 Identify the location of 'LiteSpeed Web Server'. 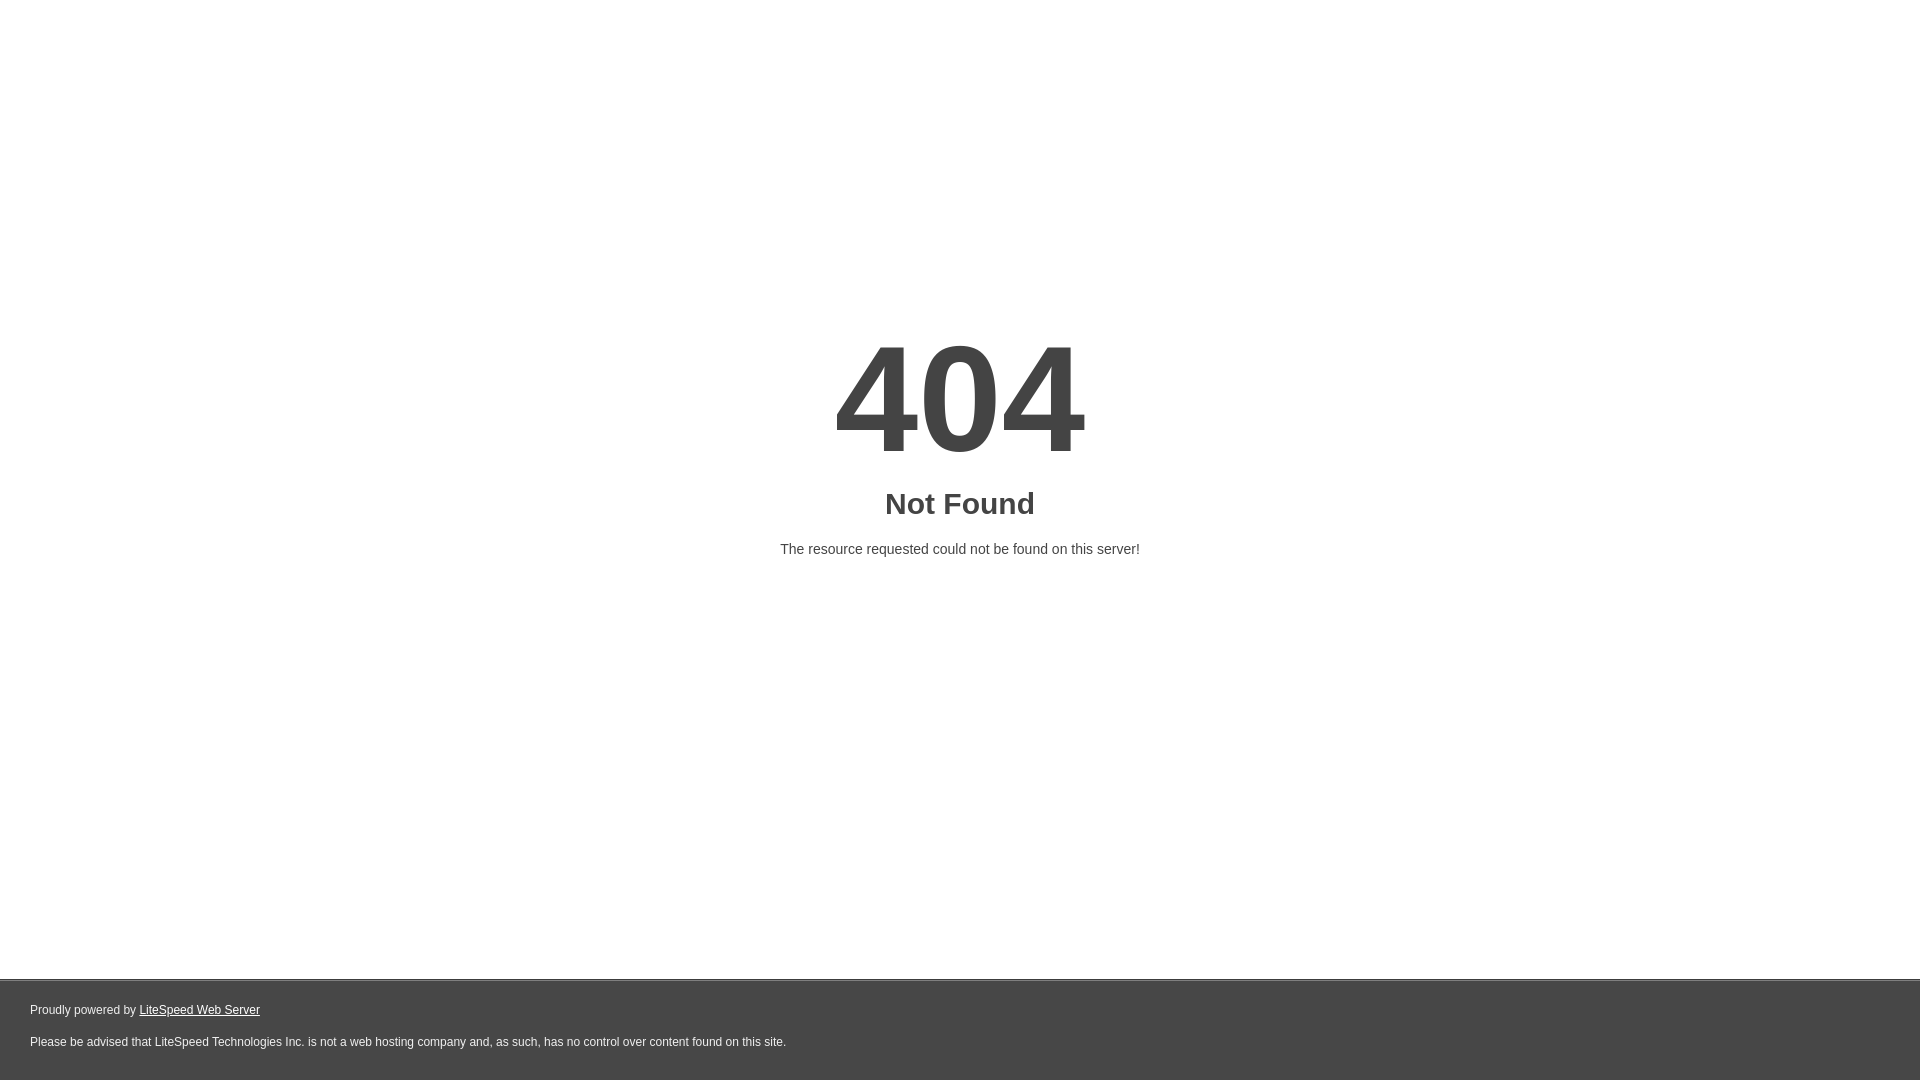
(199, 1010).